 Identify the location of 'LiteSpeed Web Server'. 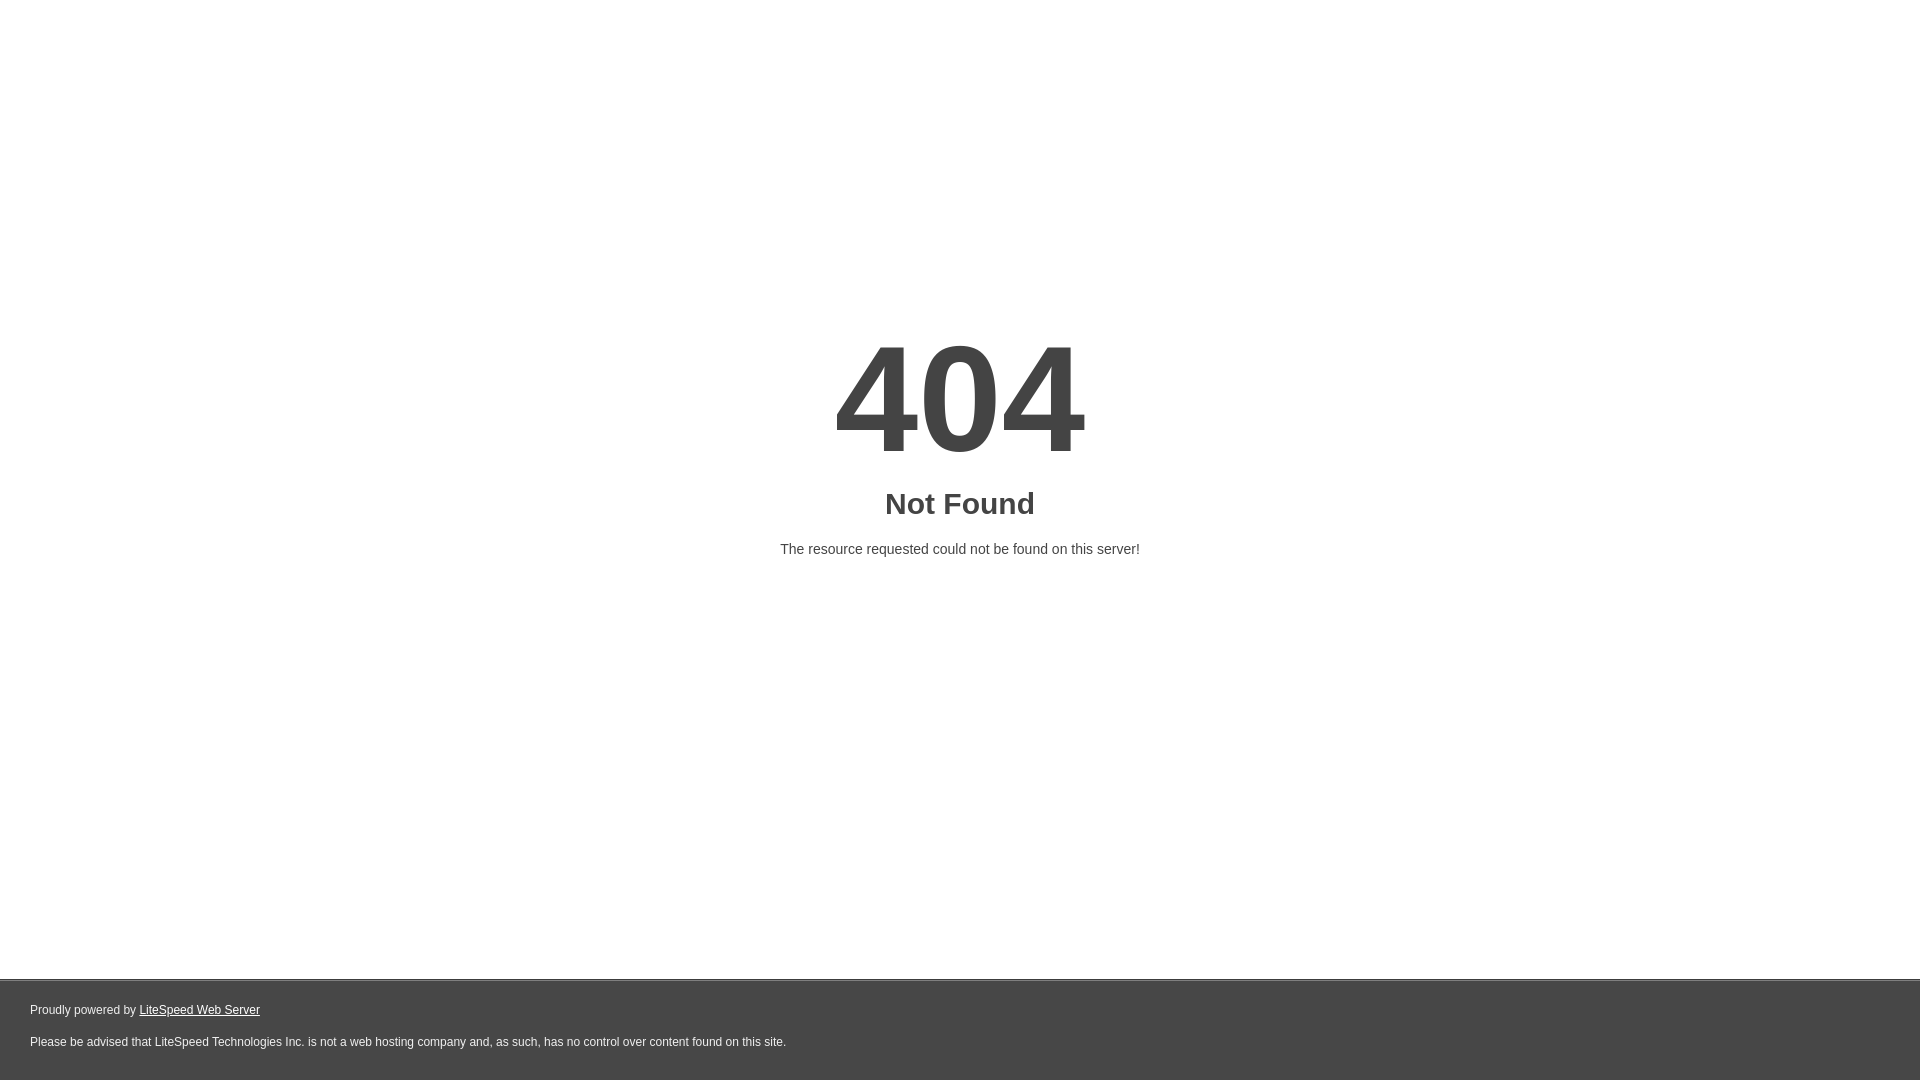
(199, 1010).